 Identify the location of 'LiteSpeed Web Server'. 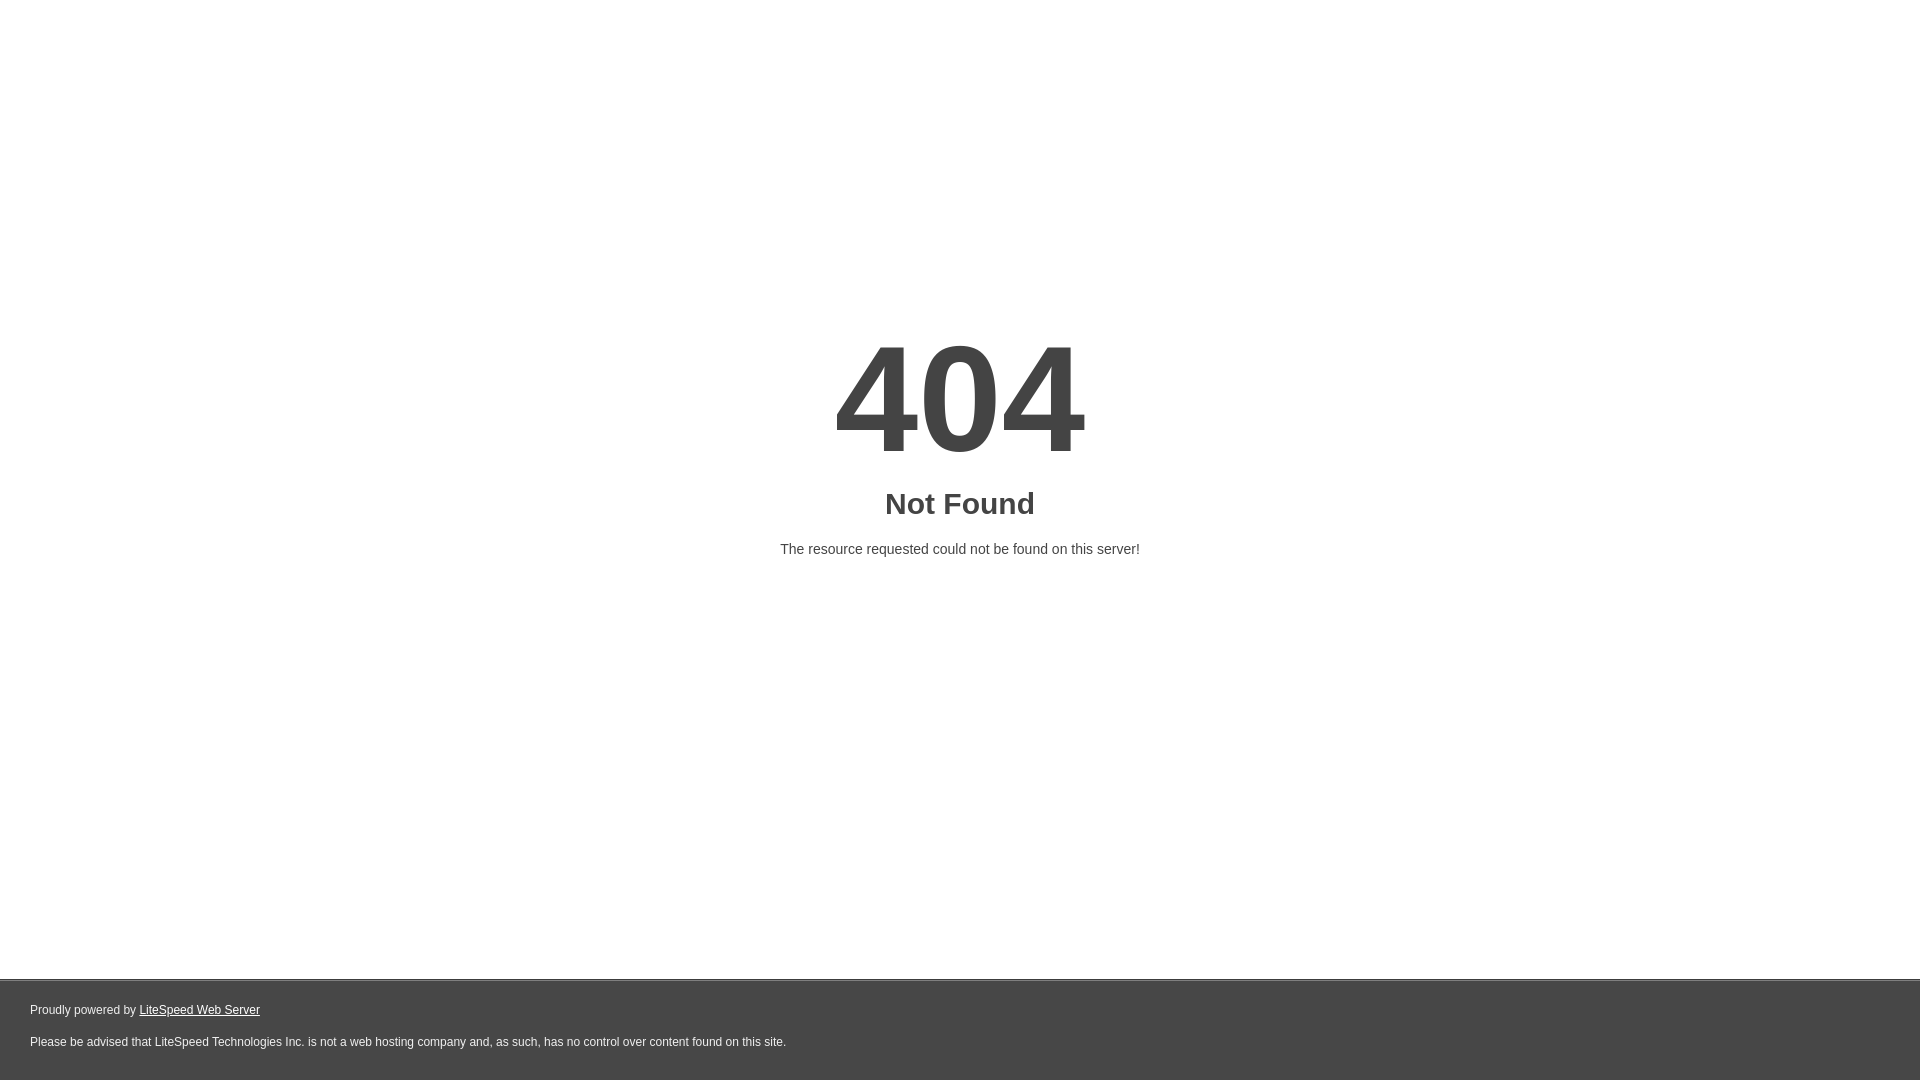
(199, 1010).